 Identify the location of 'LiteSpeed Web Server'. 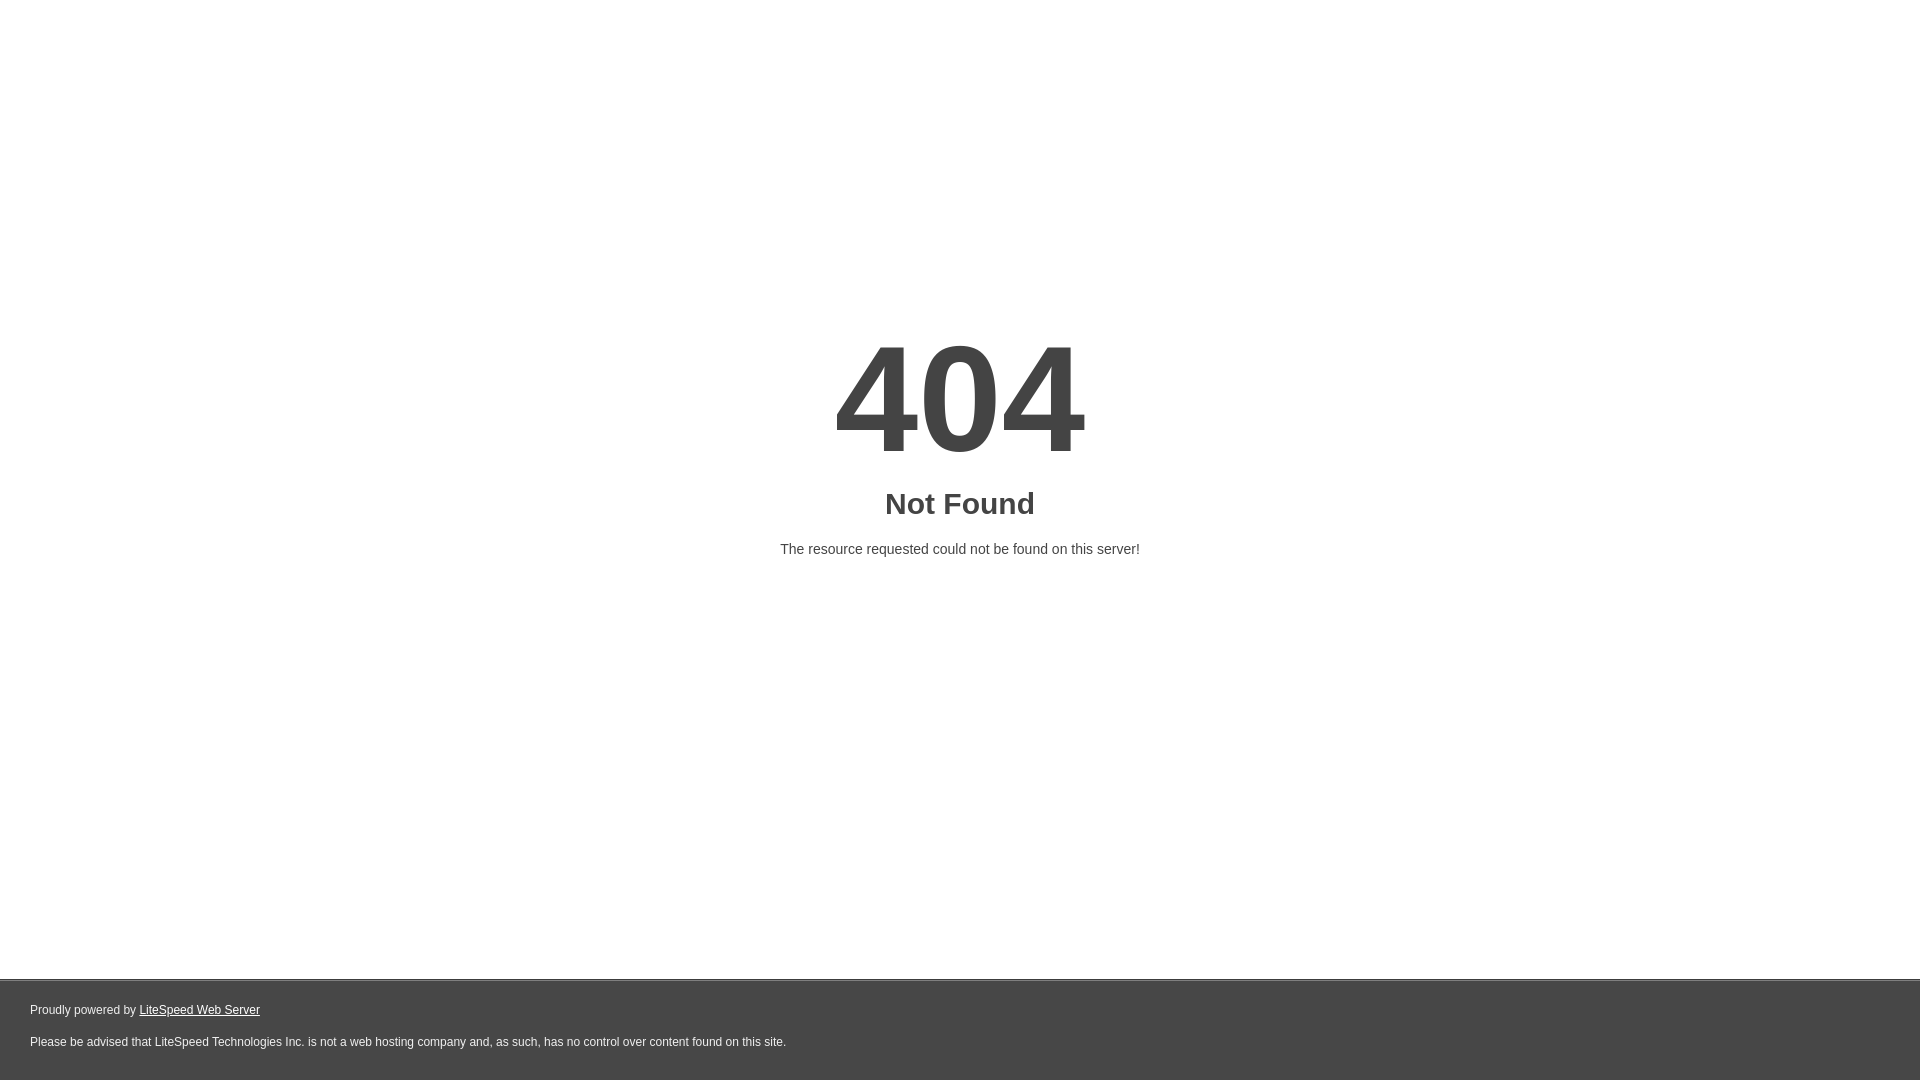
(199, 1010).